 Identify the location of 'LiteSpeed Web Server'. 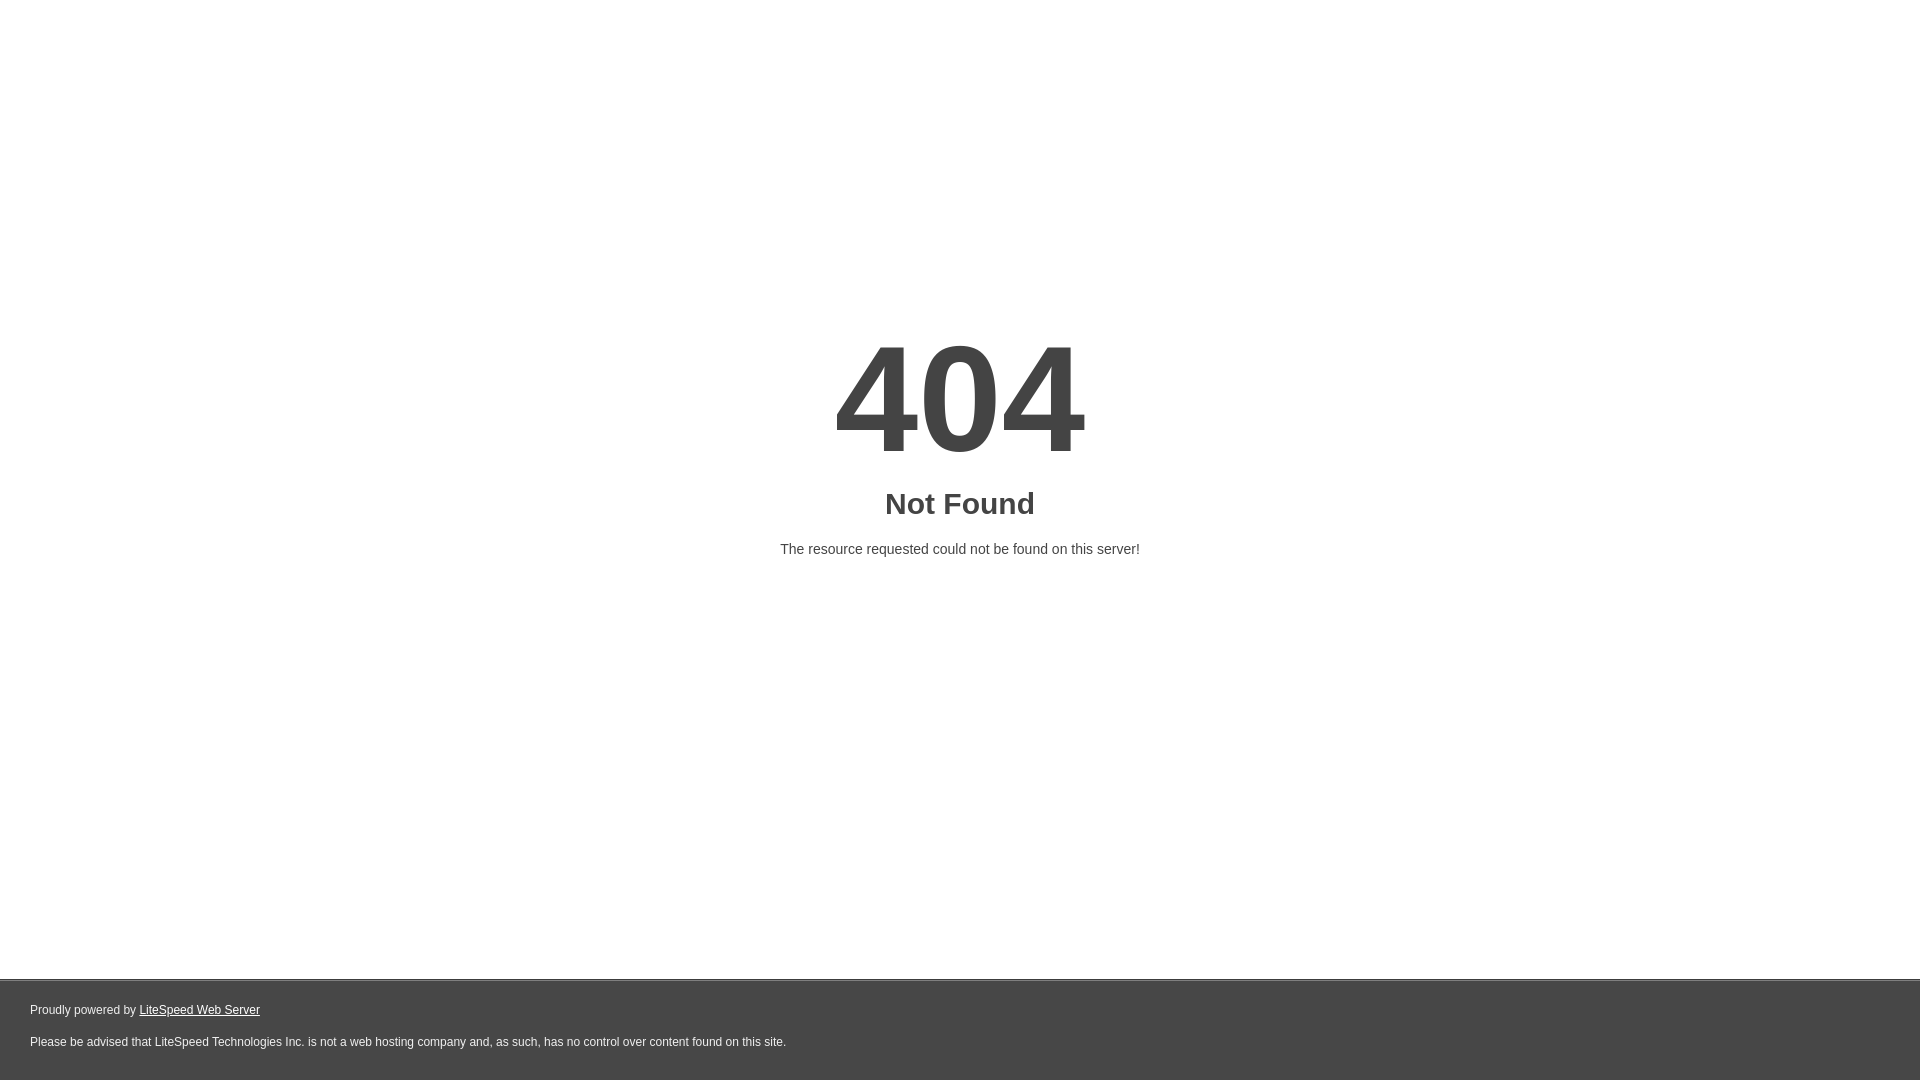
(199, 1010).